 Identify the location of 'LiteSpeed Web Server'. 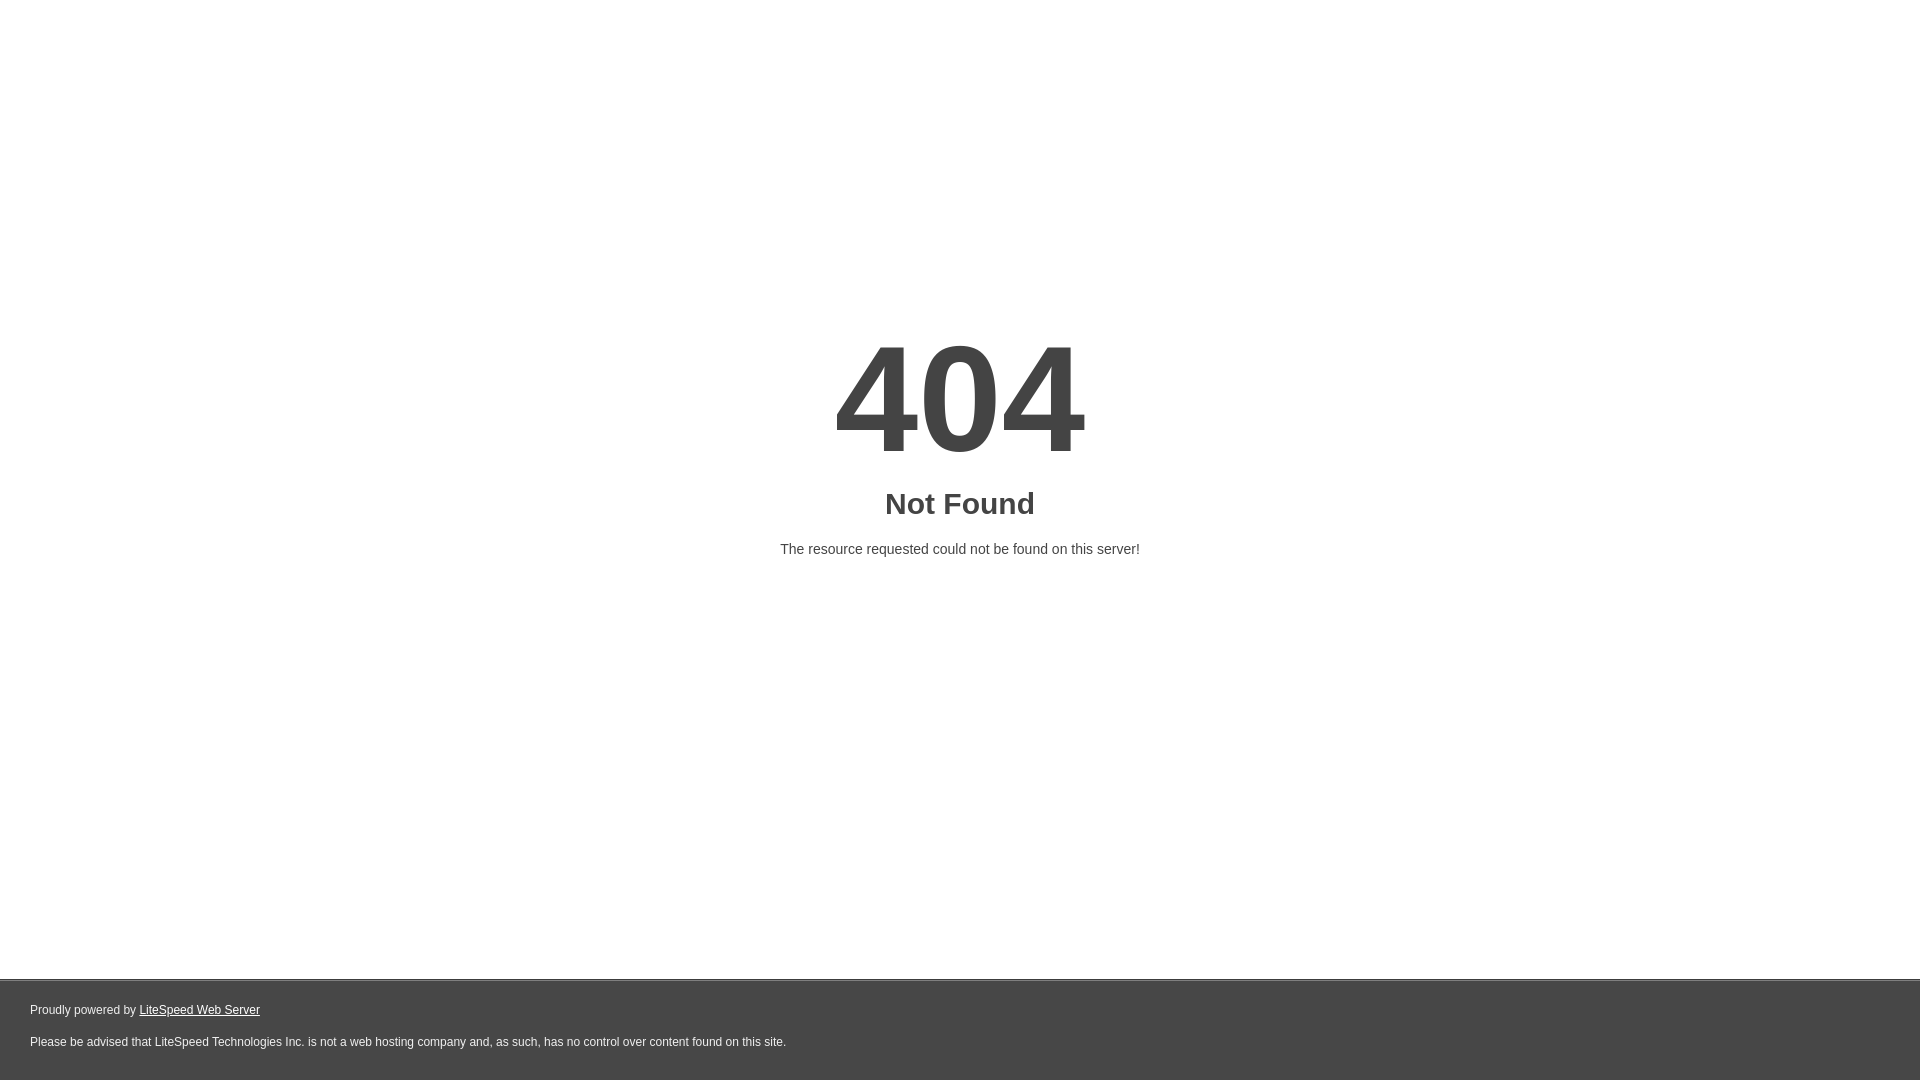
(199, 1010).